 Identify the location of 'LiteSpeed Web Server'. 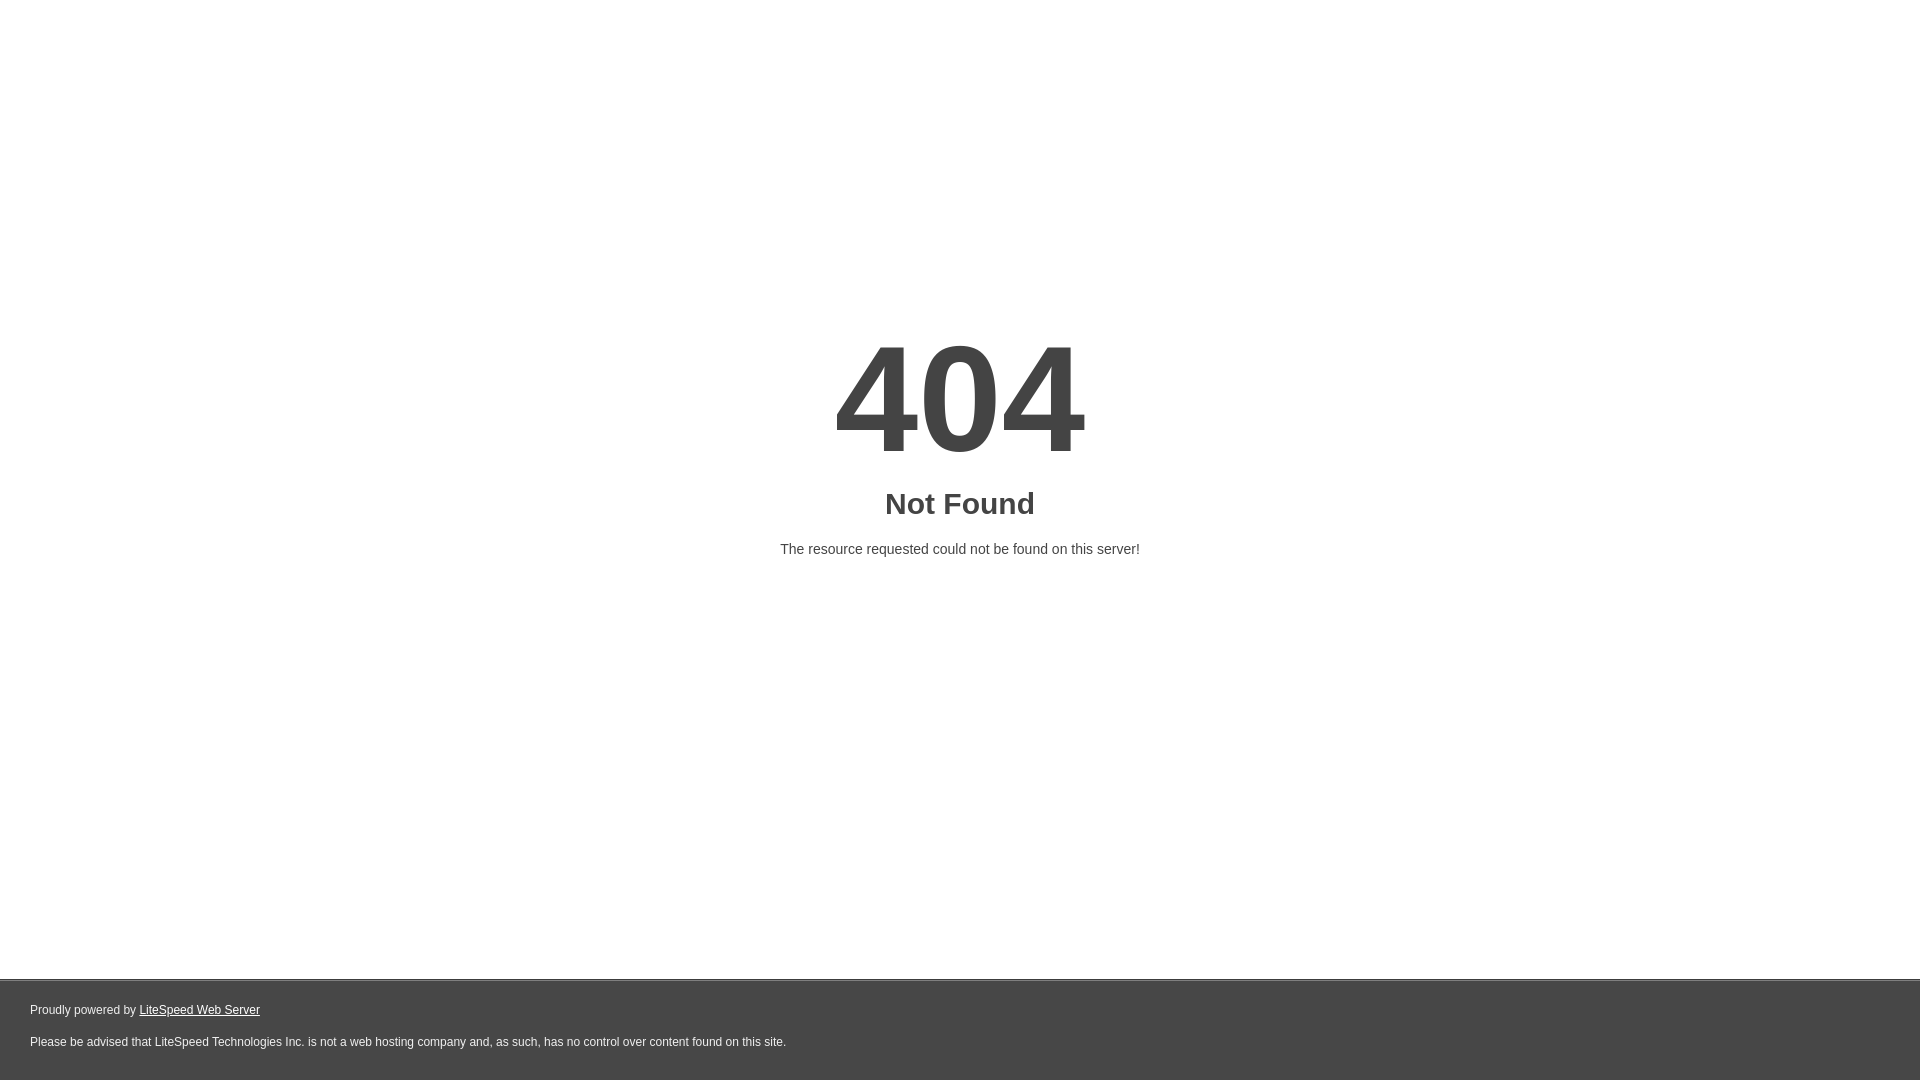
(199, 1010).